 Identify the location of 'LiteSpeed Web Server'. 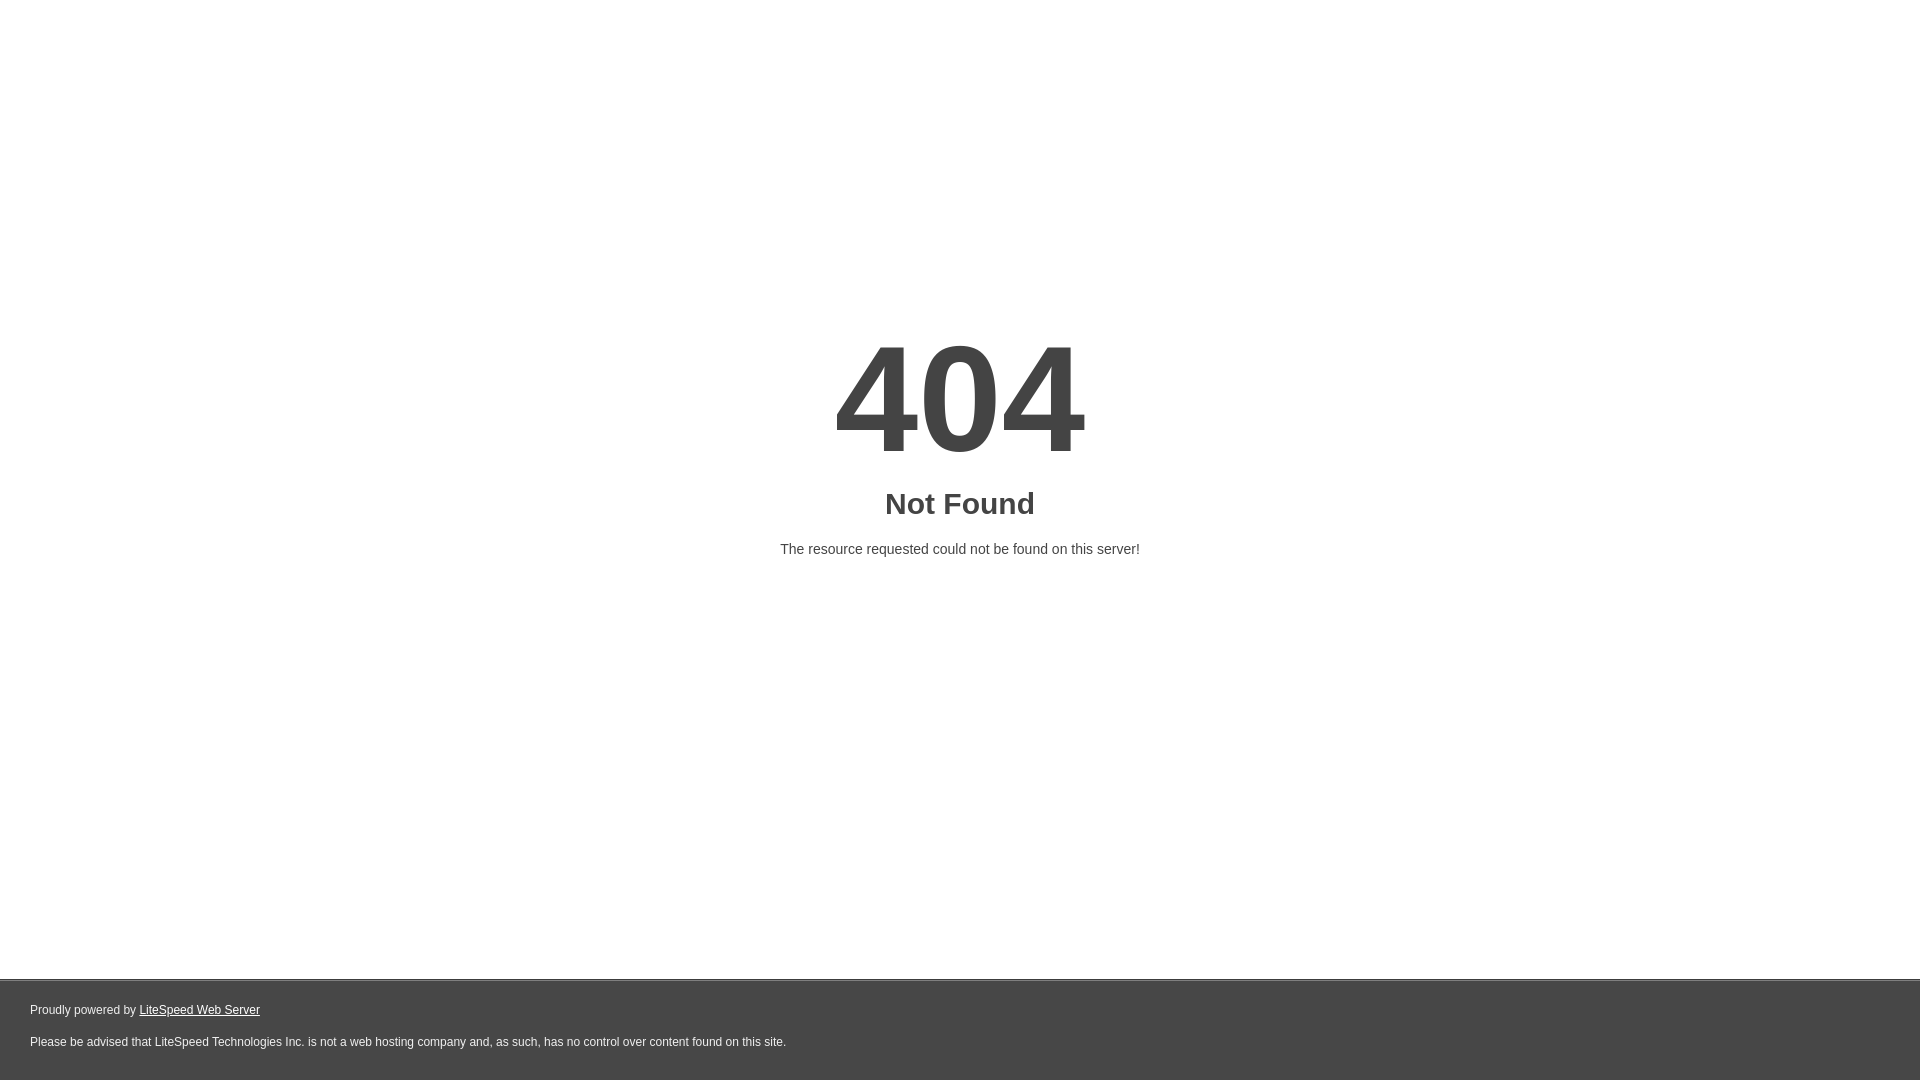
(199, 1010).